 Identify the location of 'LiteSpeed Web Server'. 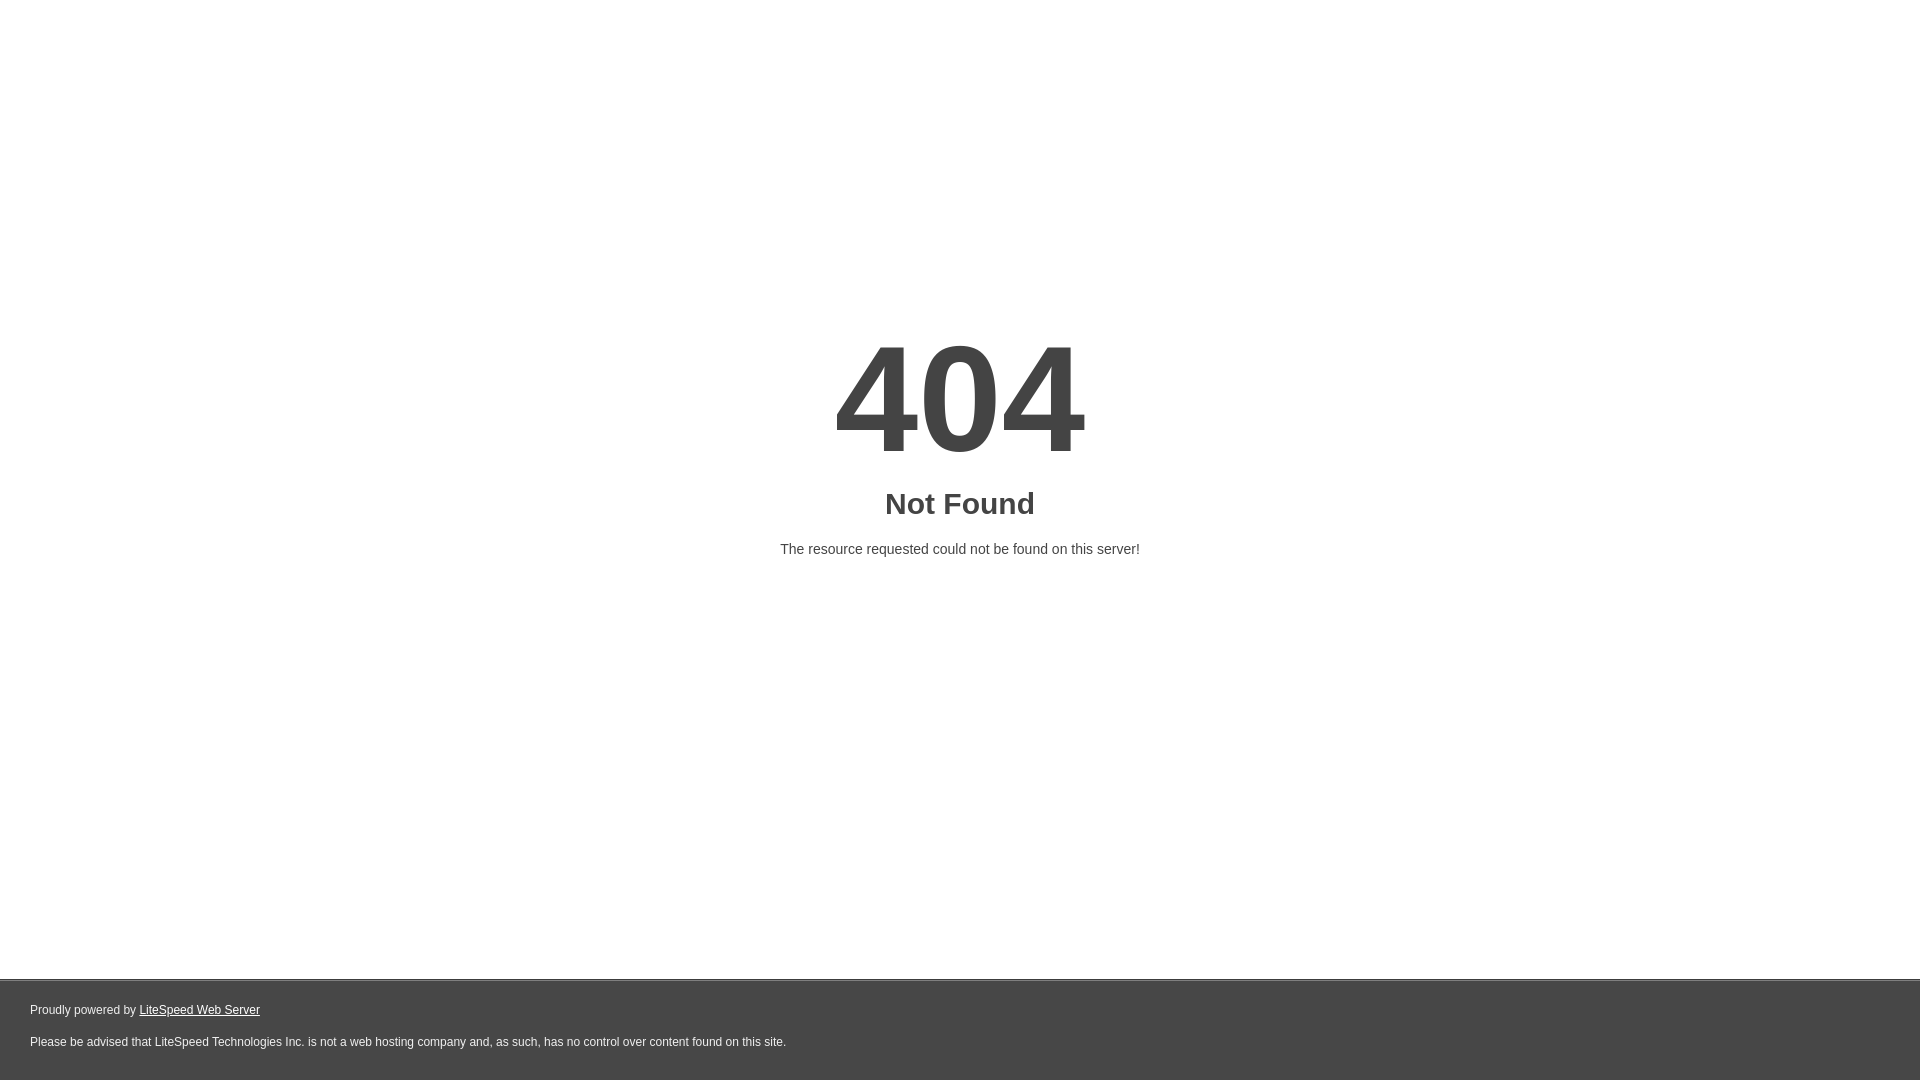
(199, 1010).